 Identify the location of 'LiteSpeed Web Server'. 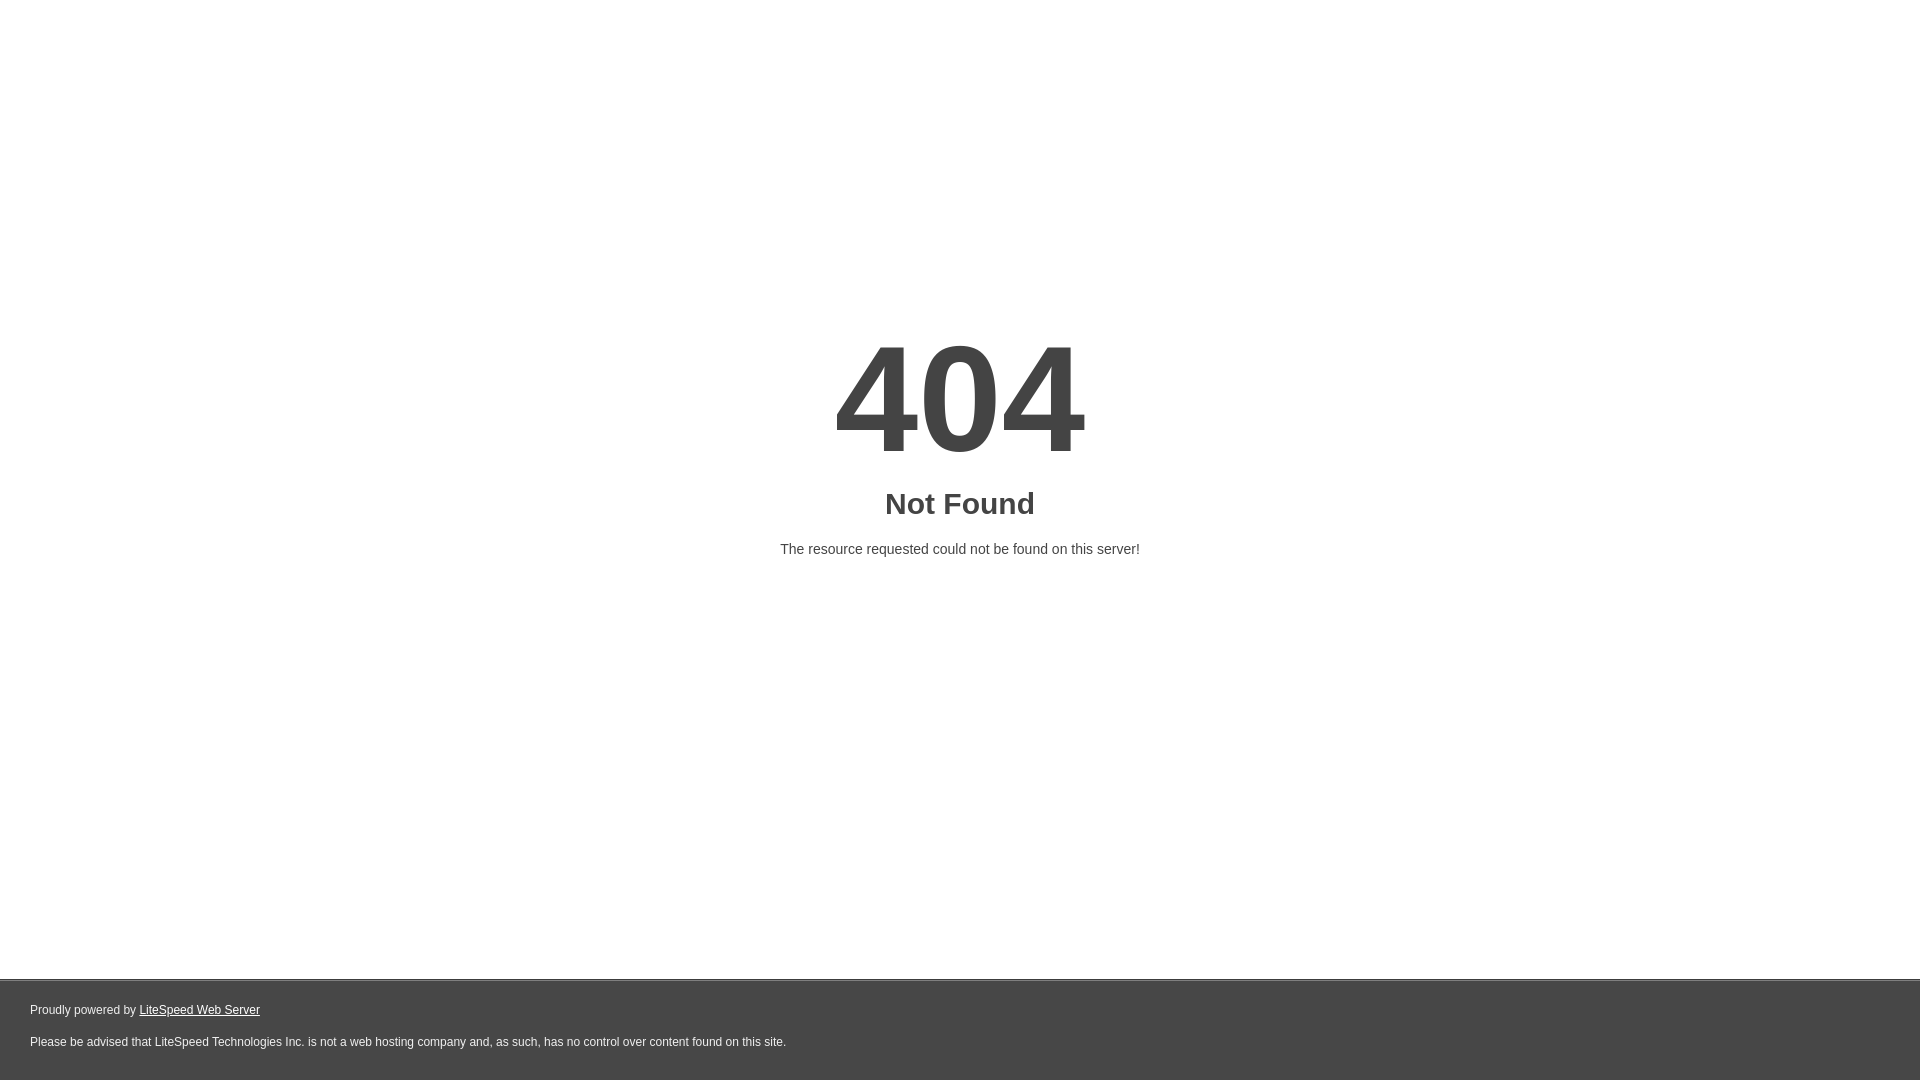
(199, 1010).